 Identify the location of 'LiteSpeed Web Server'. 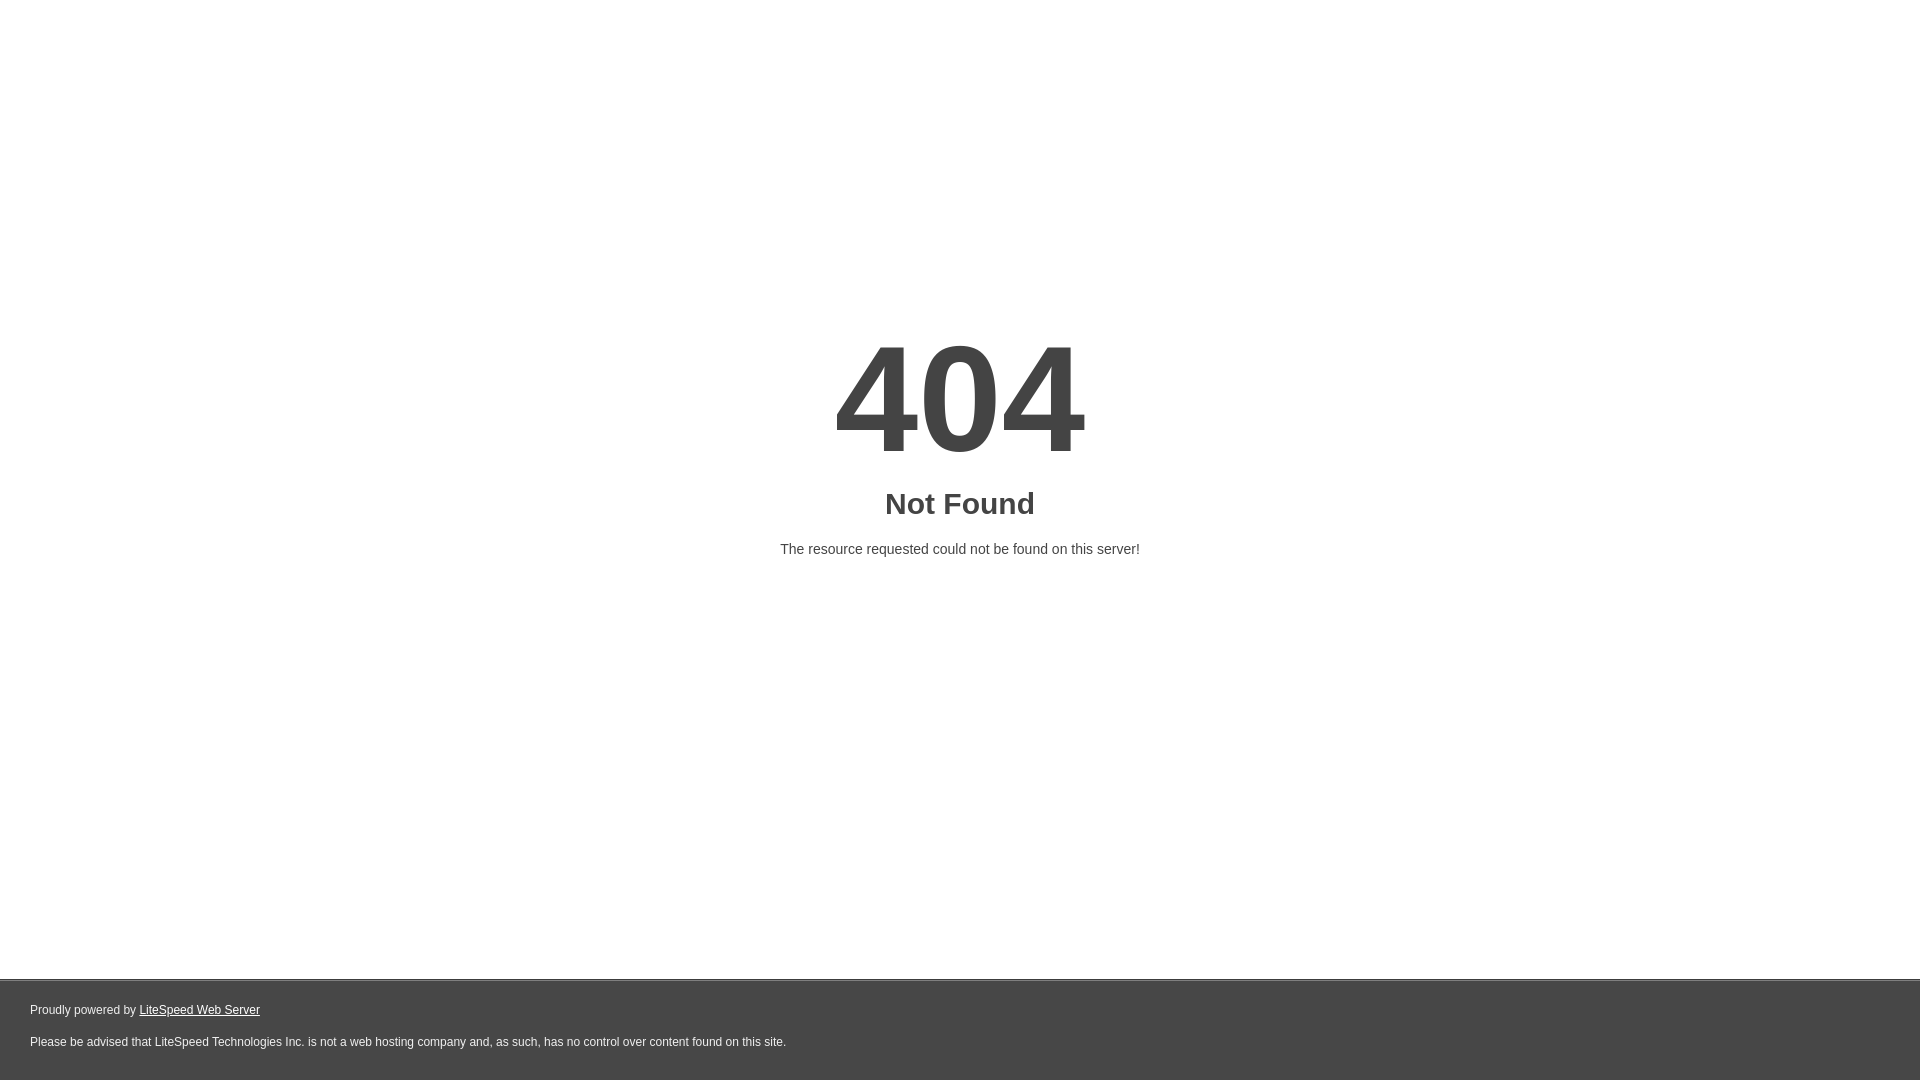
(199, 1010).